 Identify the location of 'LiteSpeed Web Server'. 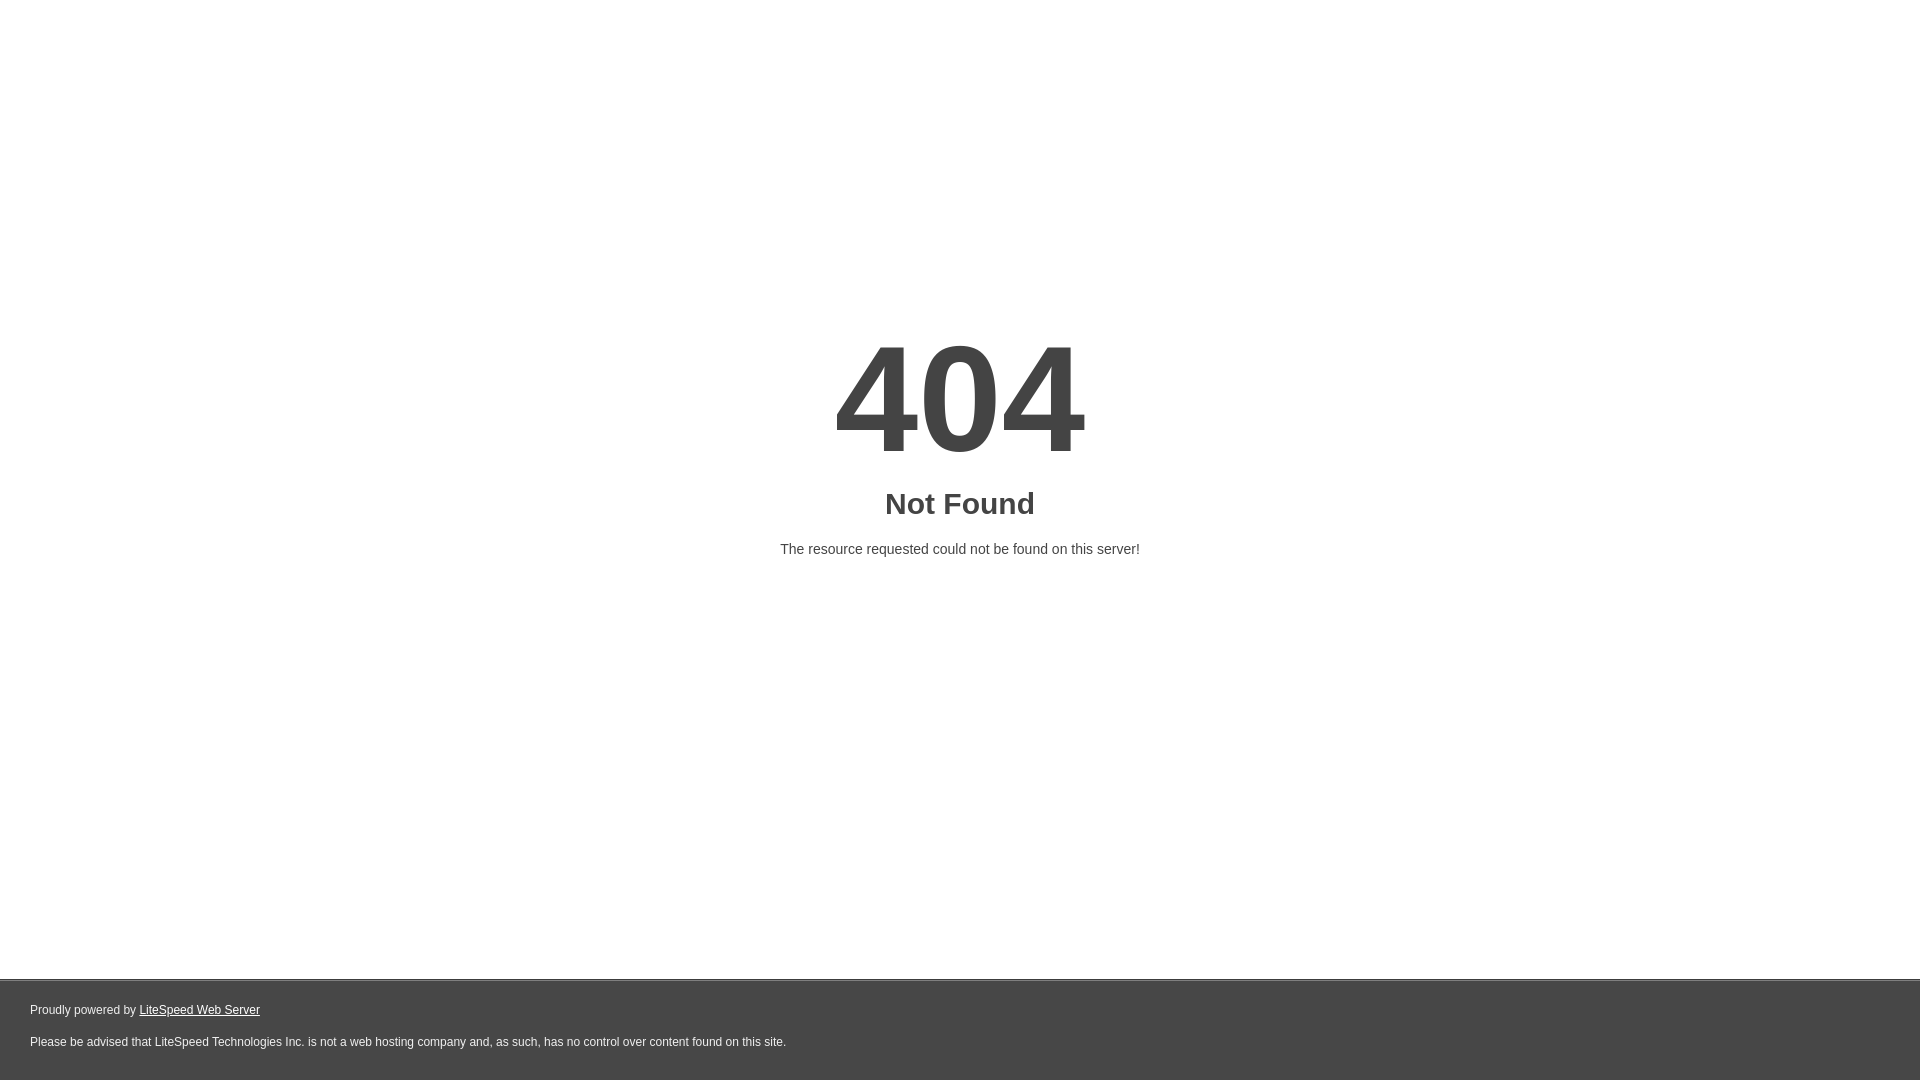
(199, 1010).